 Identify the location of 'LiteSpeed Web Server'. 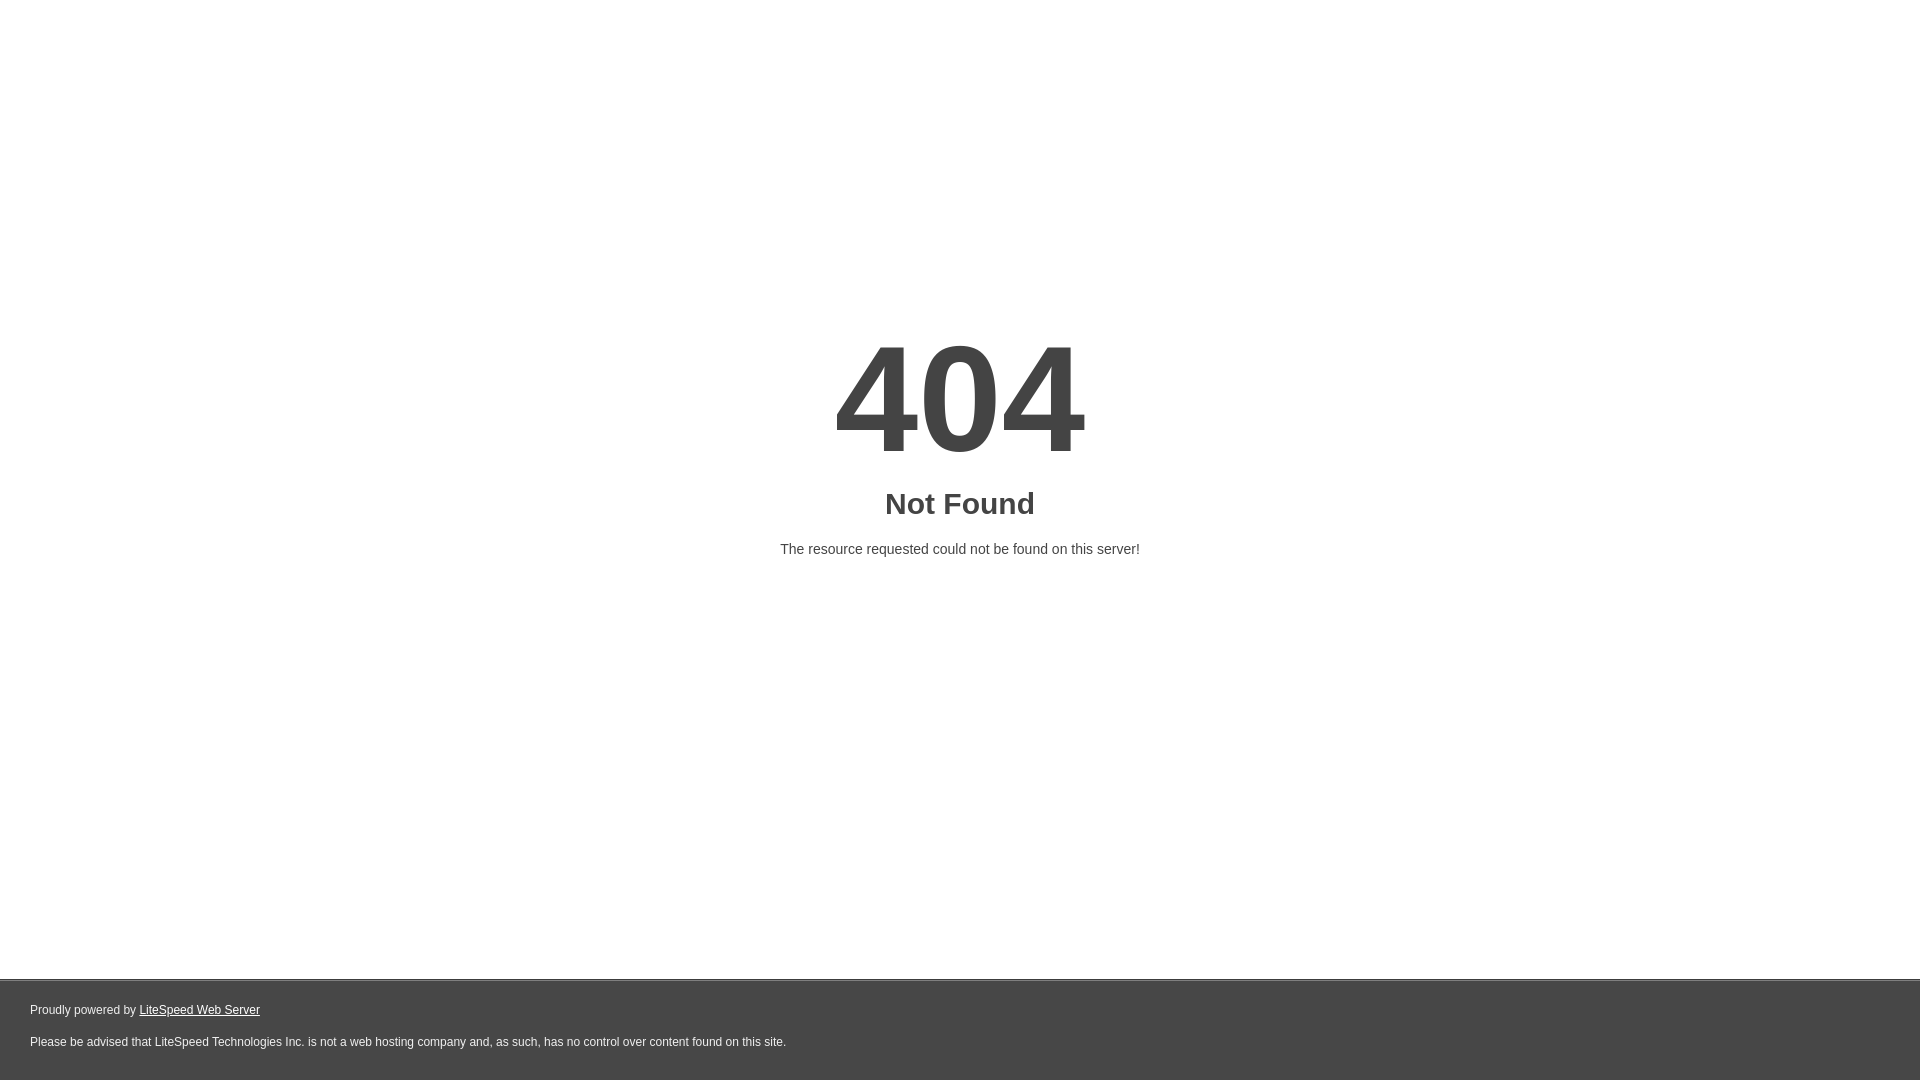
(199, 1010).